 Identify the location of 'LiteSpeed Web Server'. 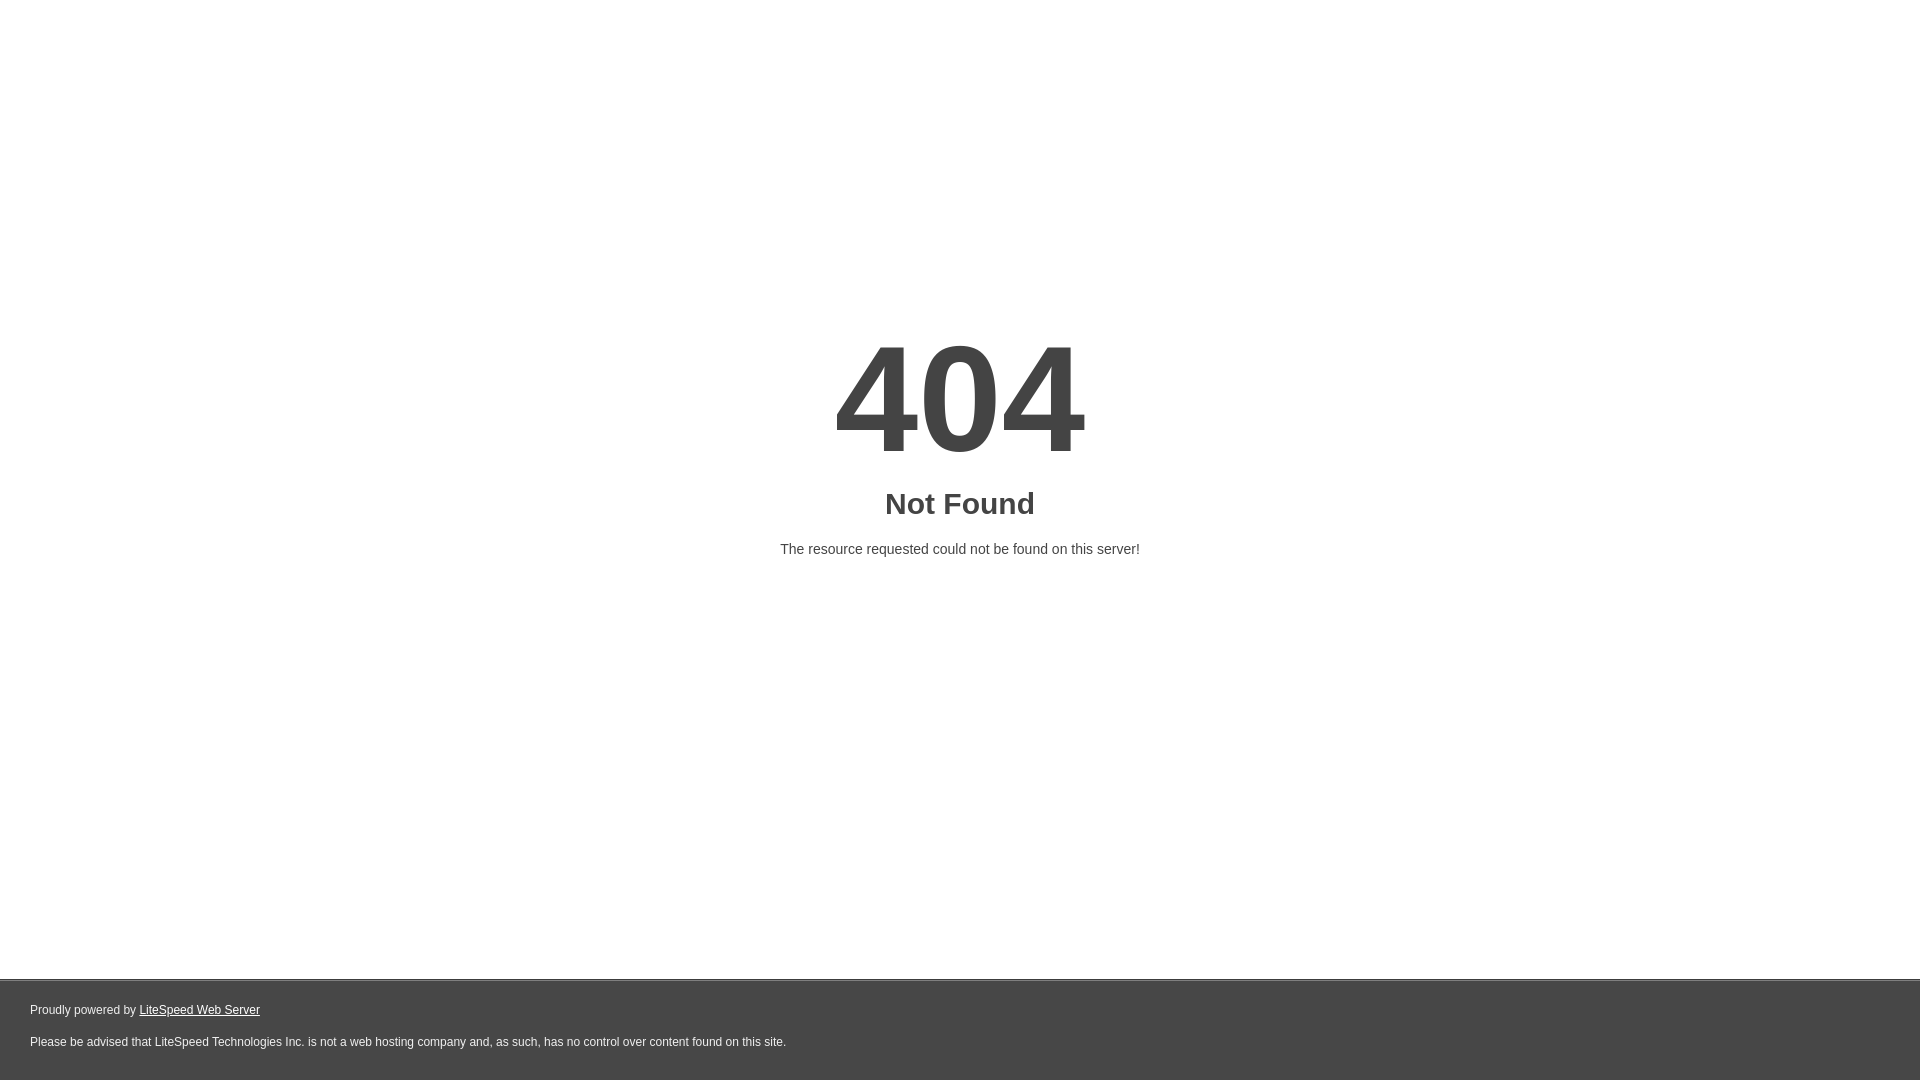
(199, 1010).